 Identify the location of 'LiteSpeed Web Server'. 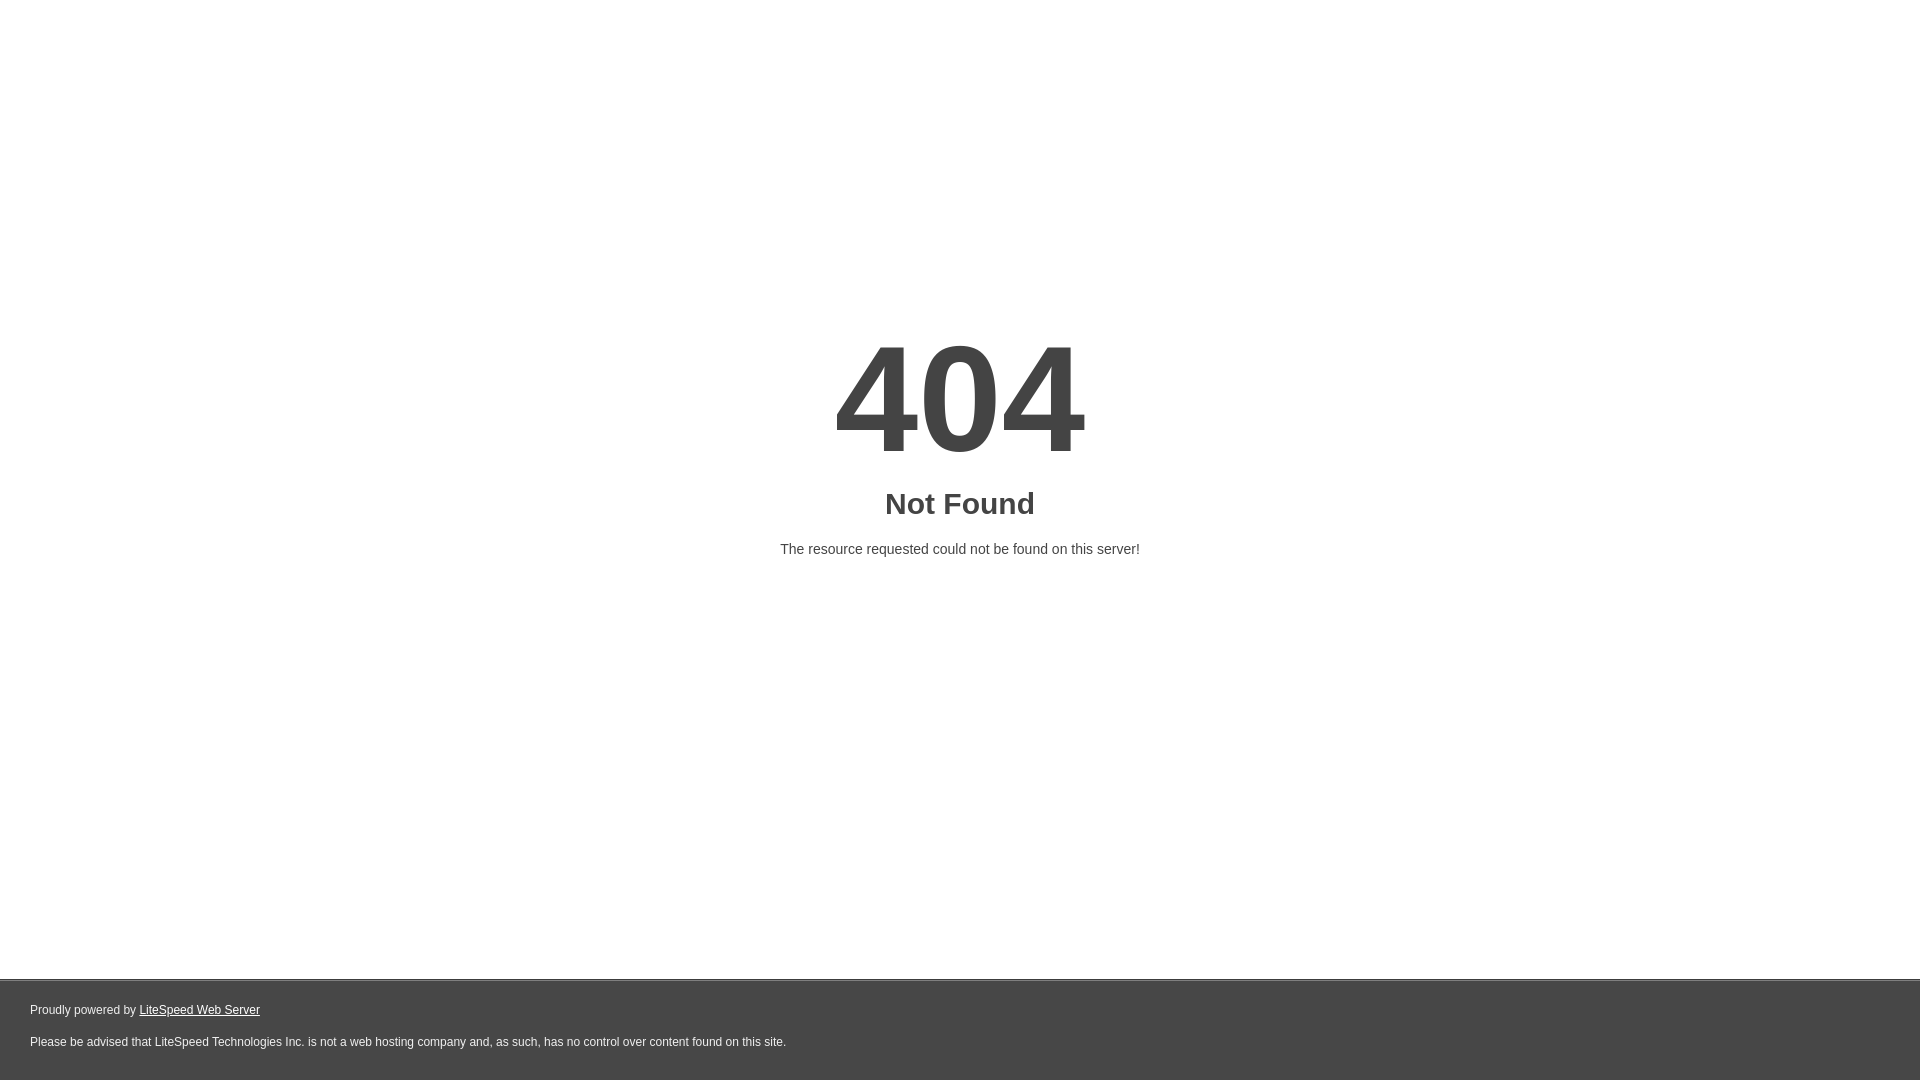
(199, 1010).